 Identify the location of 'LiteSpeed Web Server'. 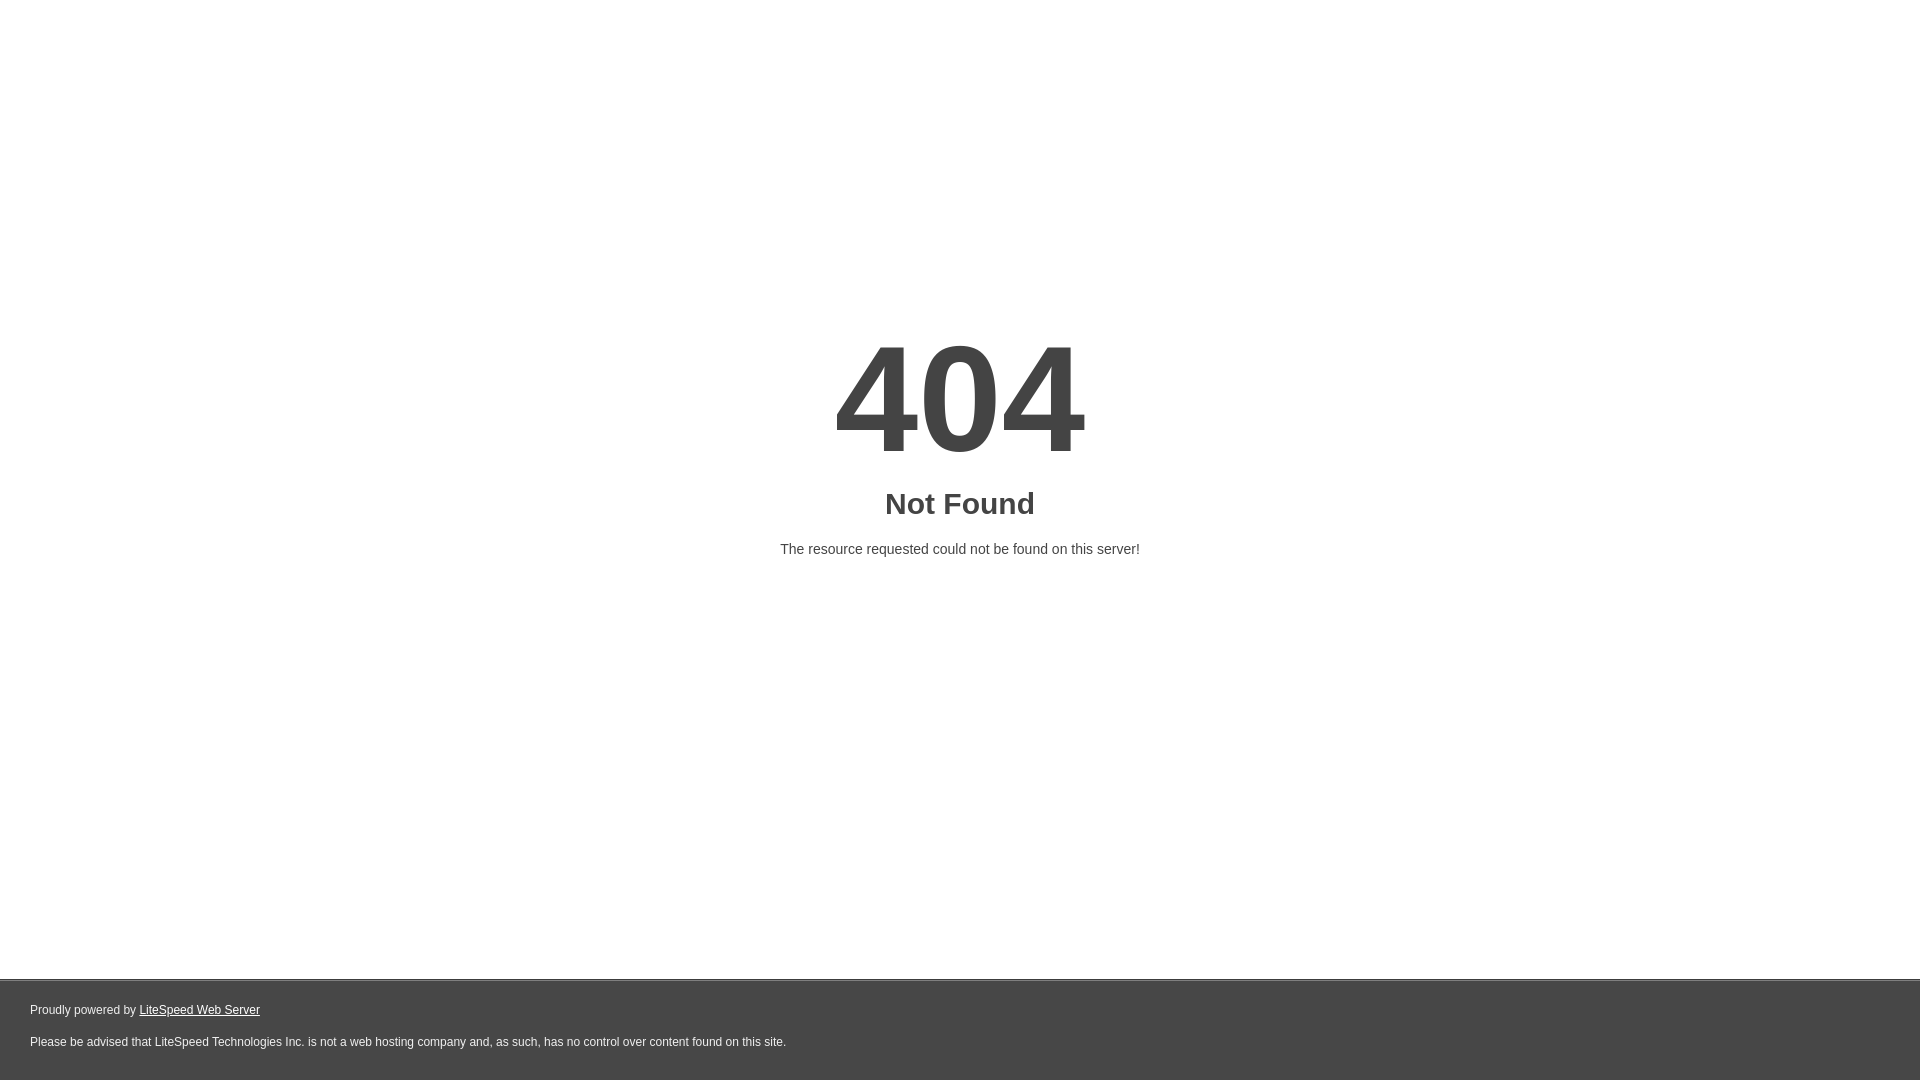
(199, 1010).